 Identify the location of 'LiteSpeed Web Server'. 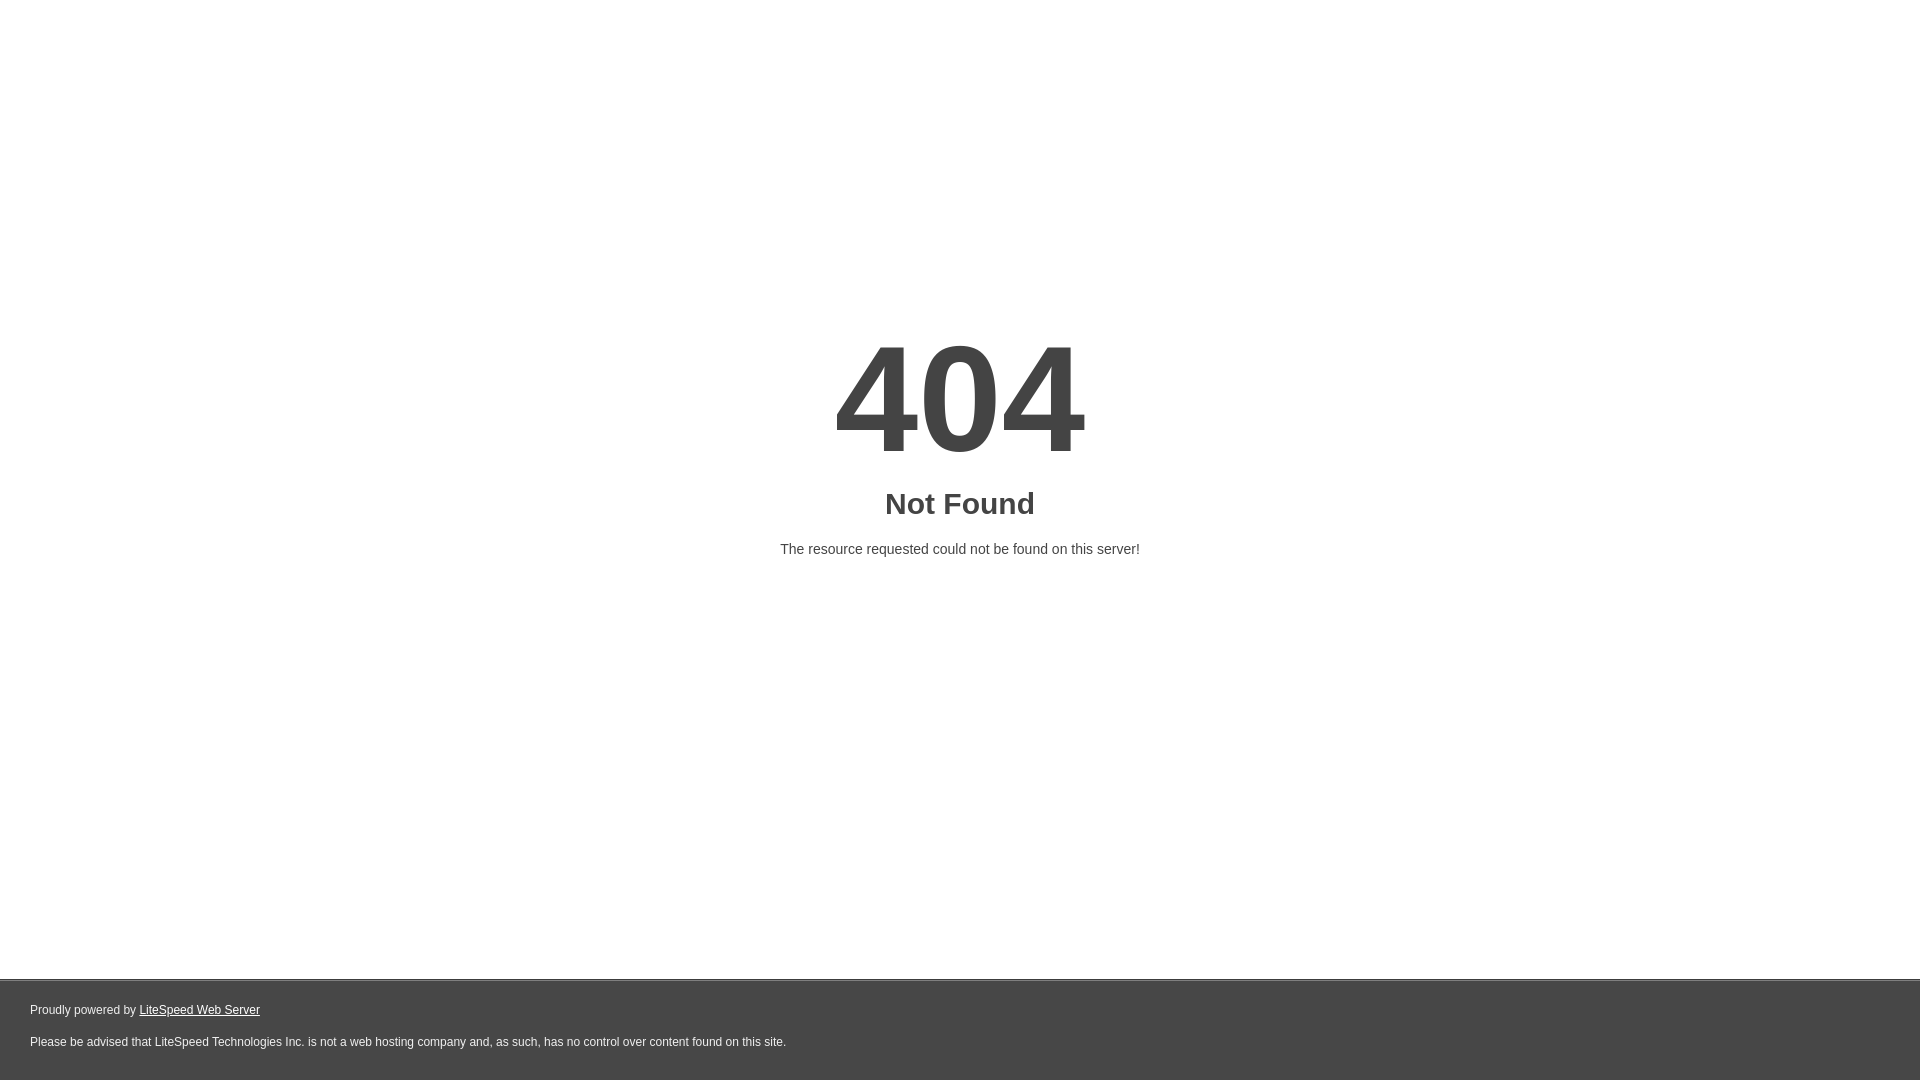
(199, 1010).